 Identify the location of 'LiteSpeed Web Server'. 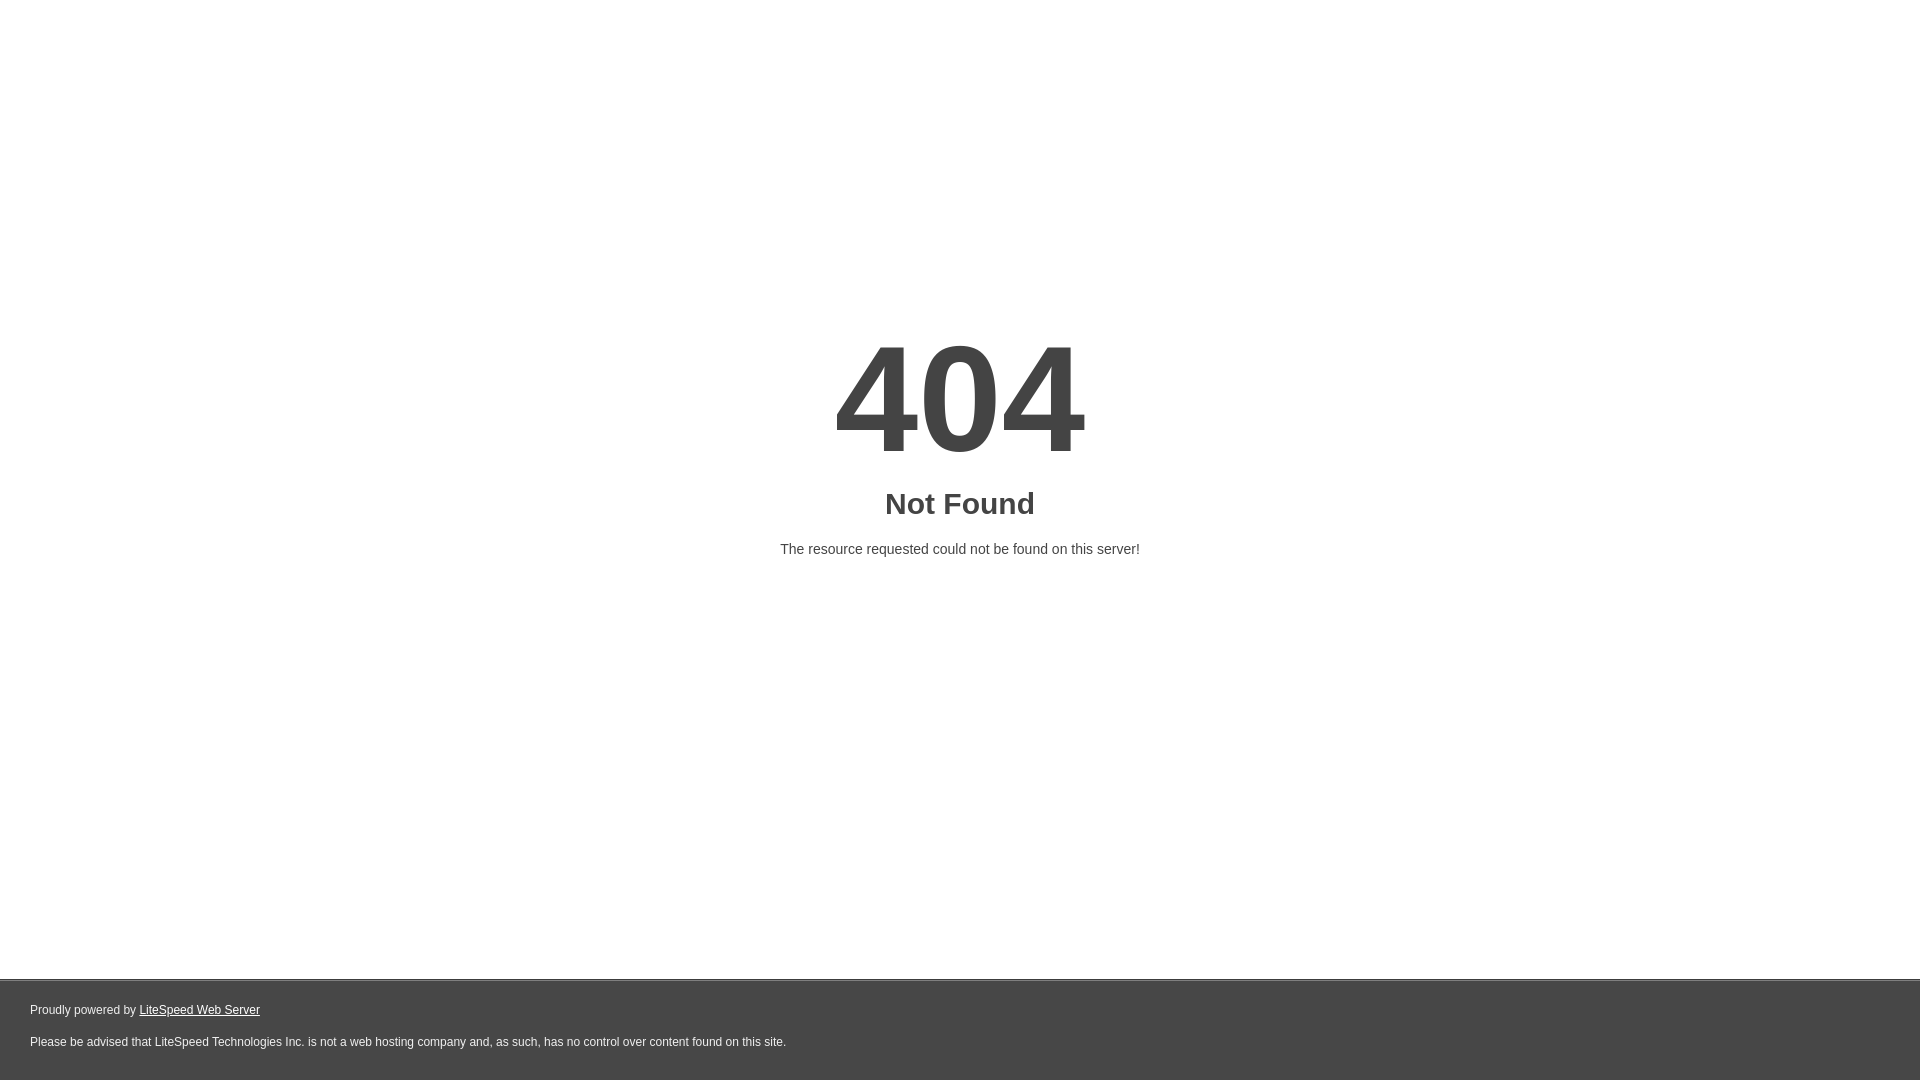
(199, 1010).